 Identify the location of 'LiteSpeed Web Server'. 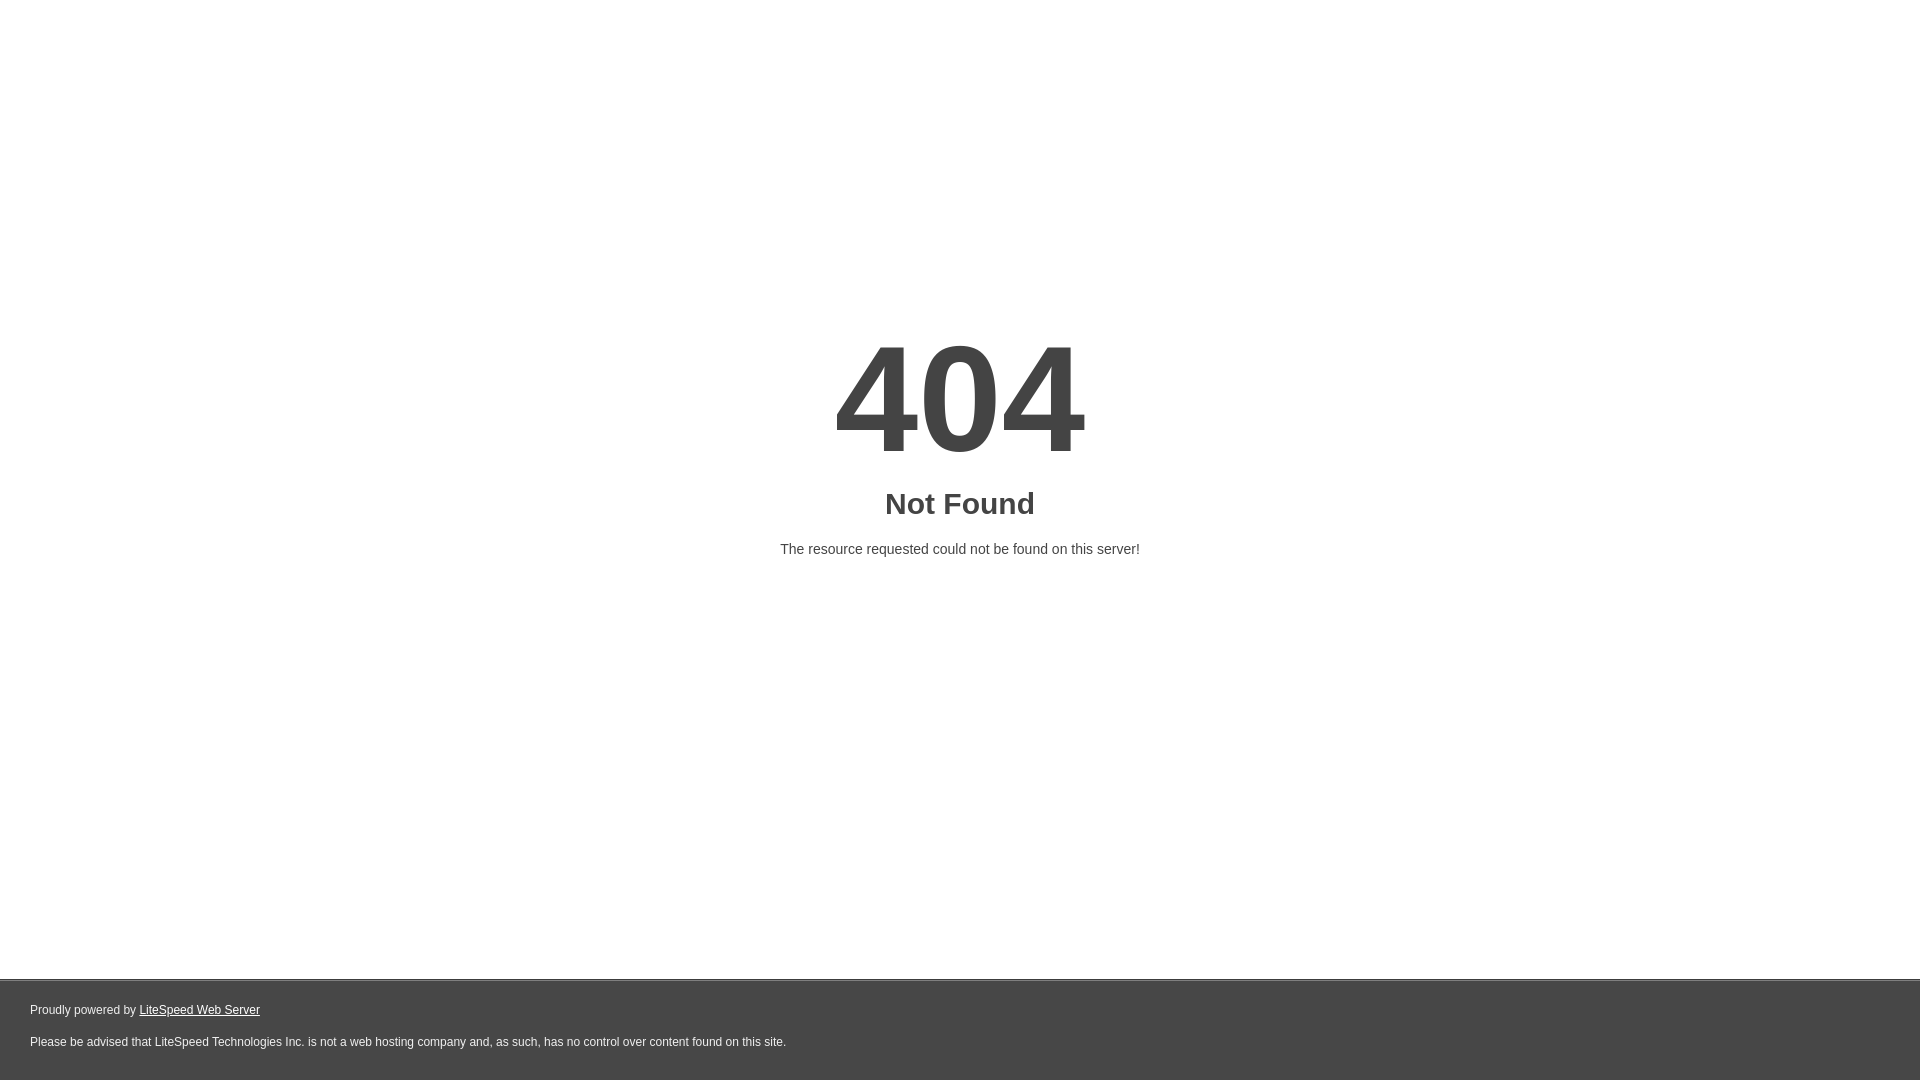
(199, 1010).